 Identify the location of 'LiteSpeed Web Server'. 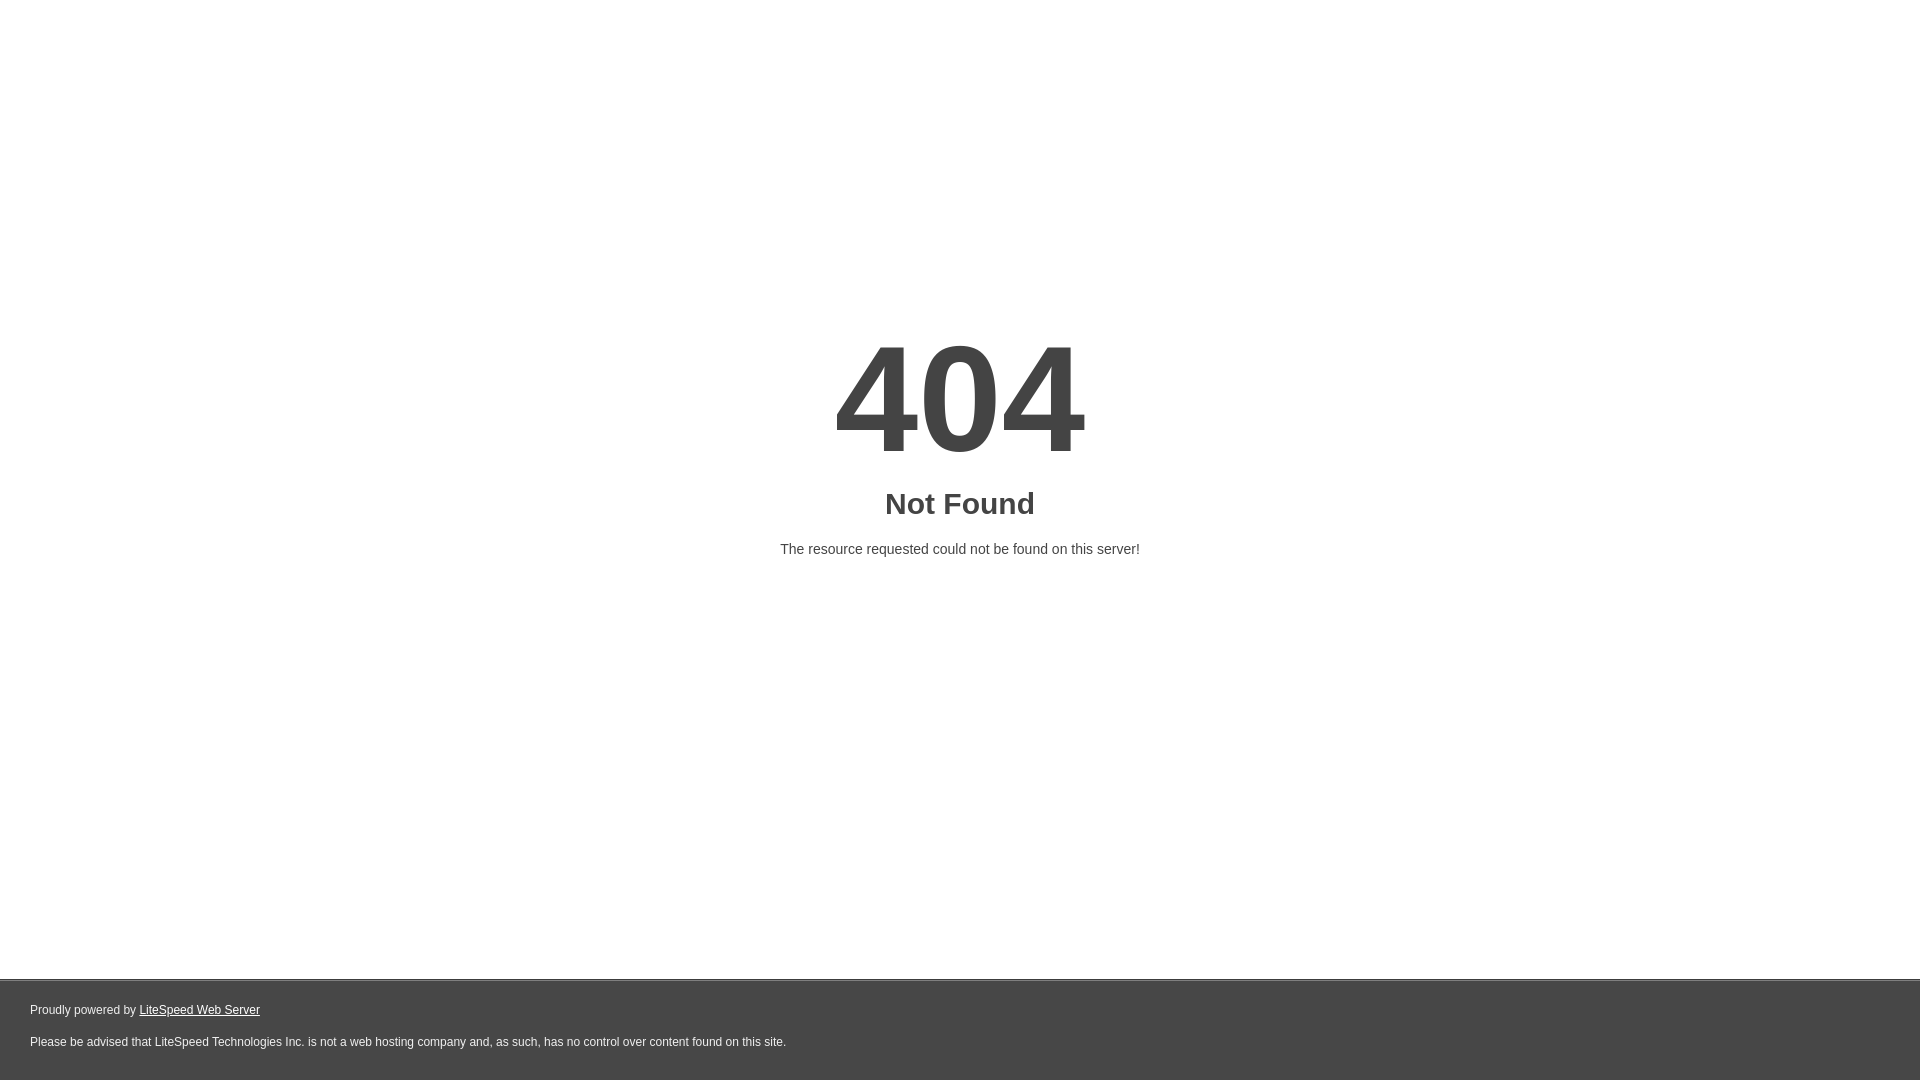
(199, 1010).